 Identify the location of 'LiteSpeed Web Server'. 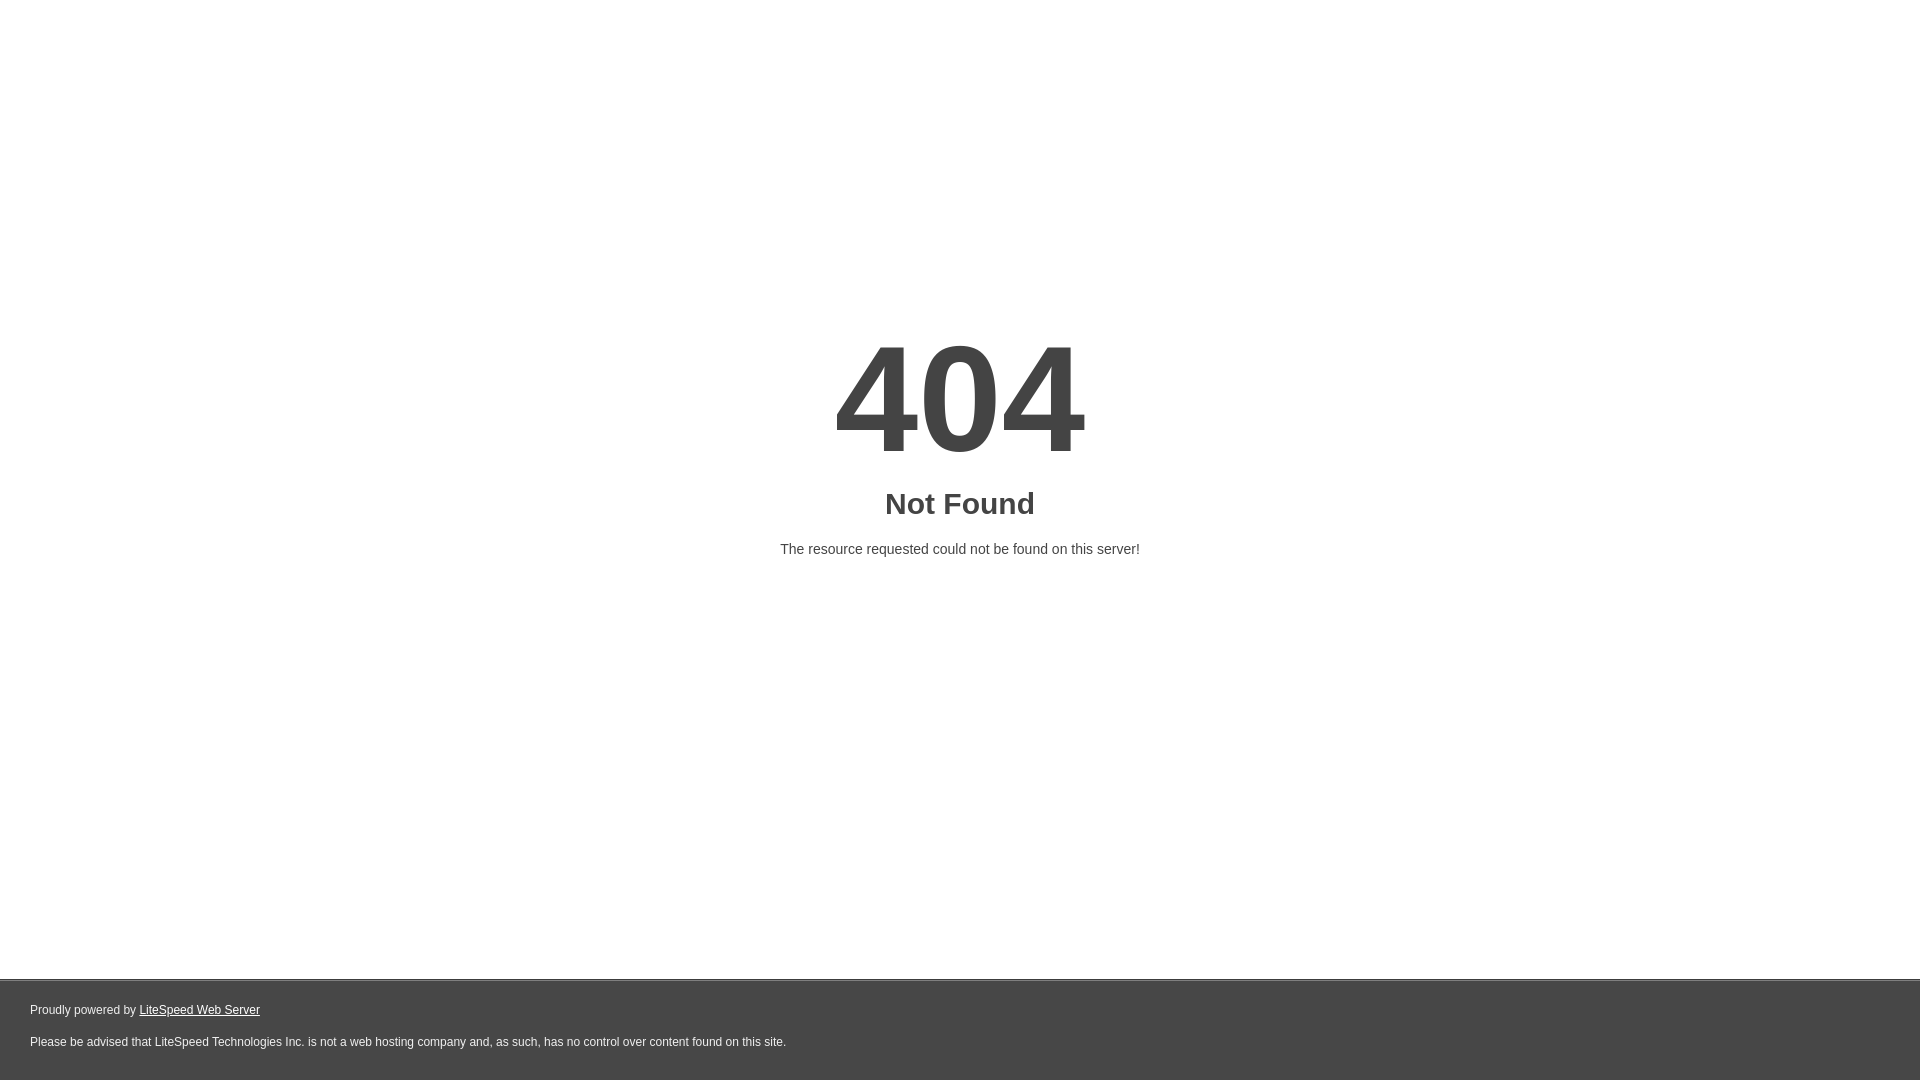
(199, 1010).